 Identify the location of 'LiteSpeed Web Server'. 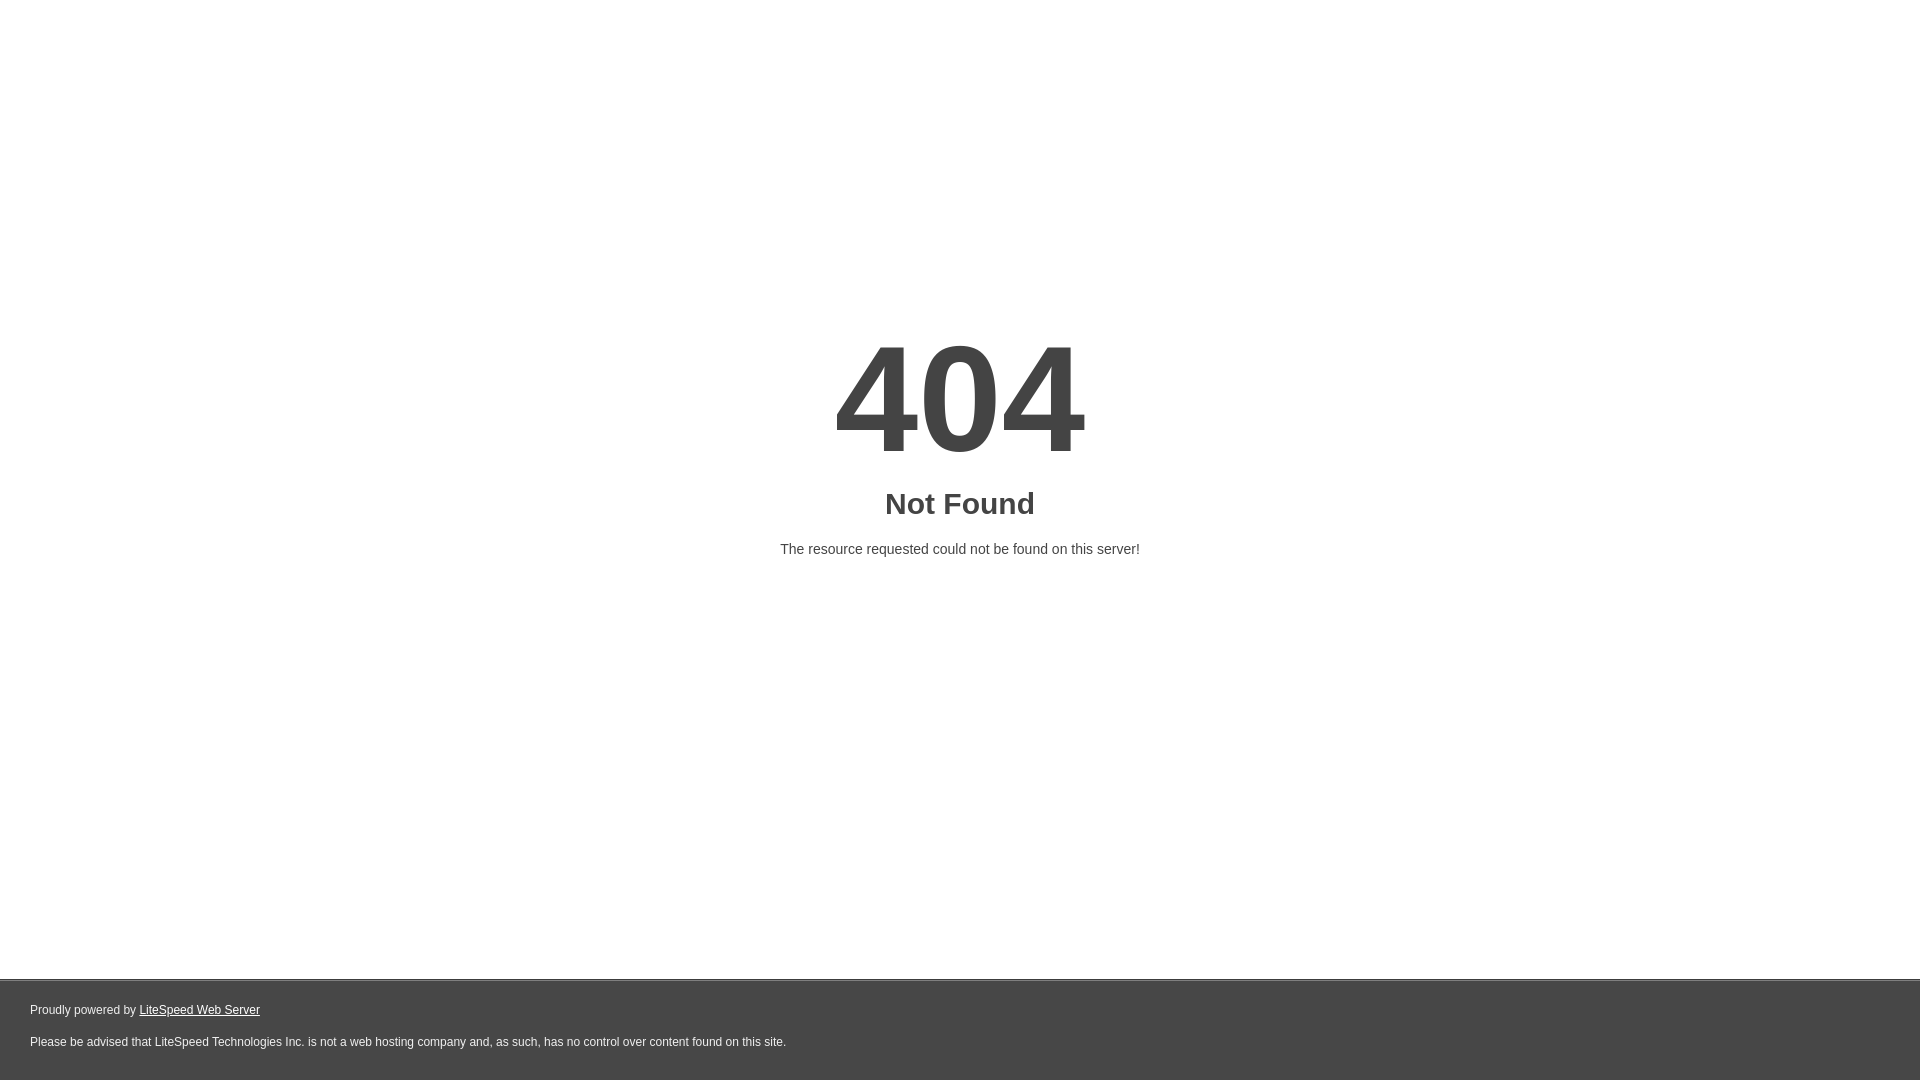
(199, 1010).